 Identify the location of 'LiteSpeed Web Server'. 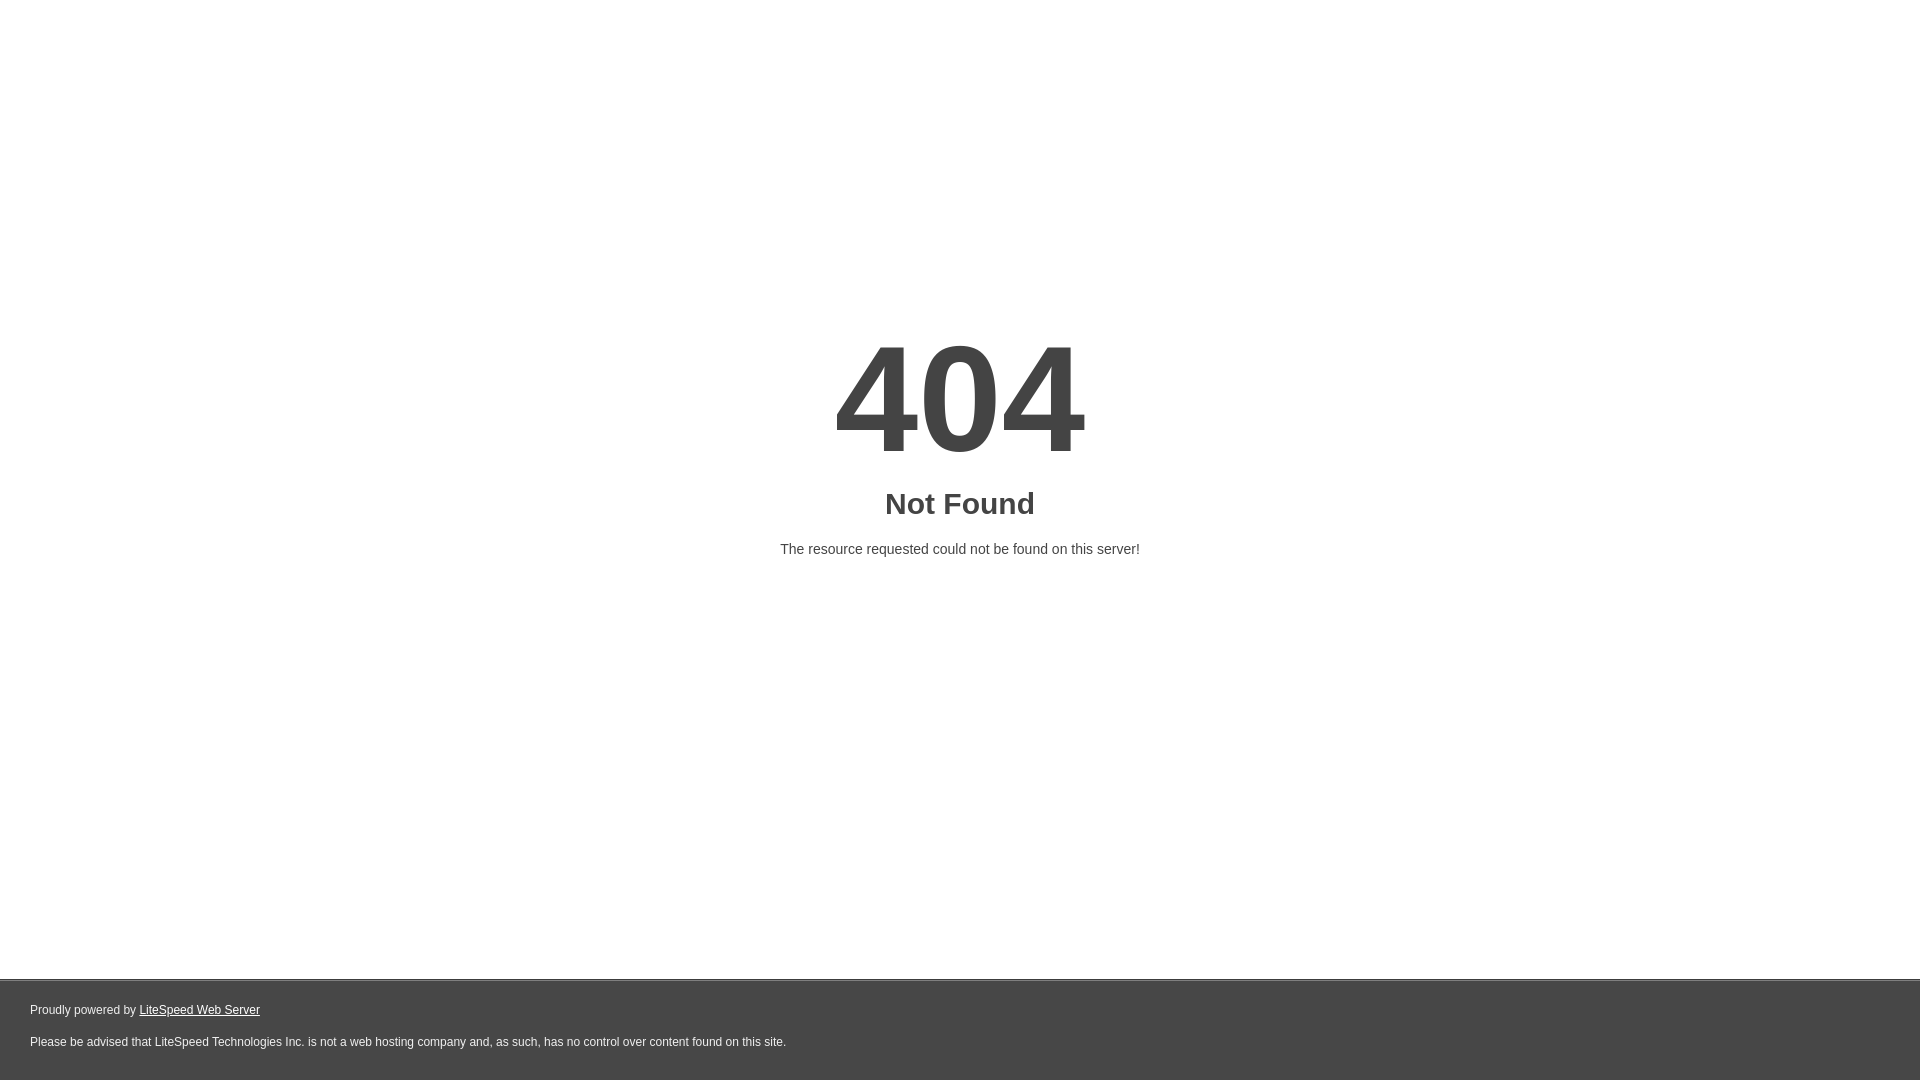
(199, 1010).